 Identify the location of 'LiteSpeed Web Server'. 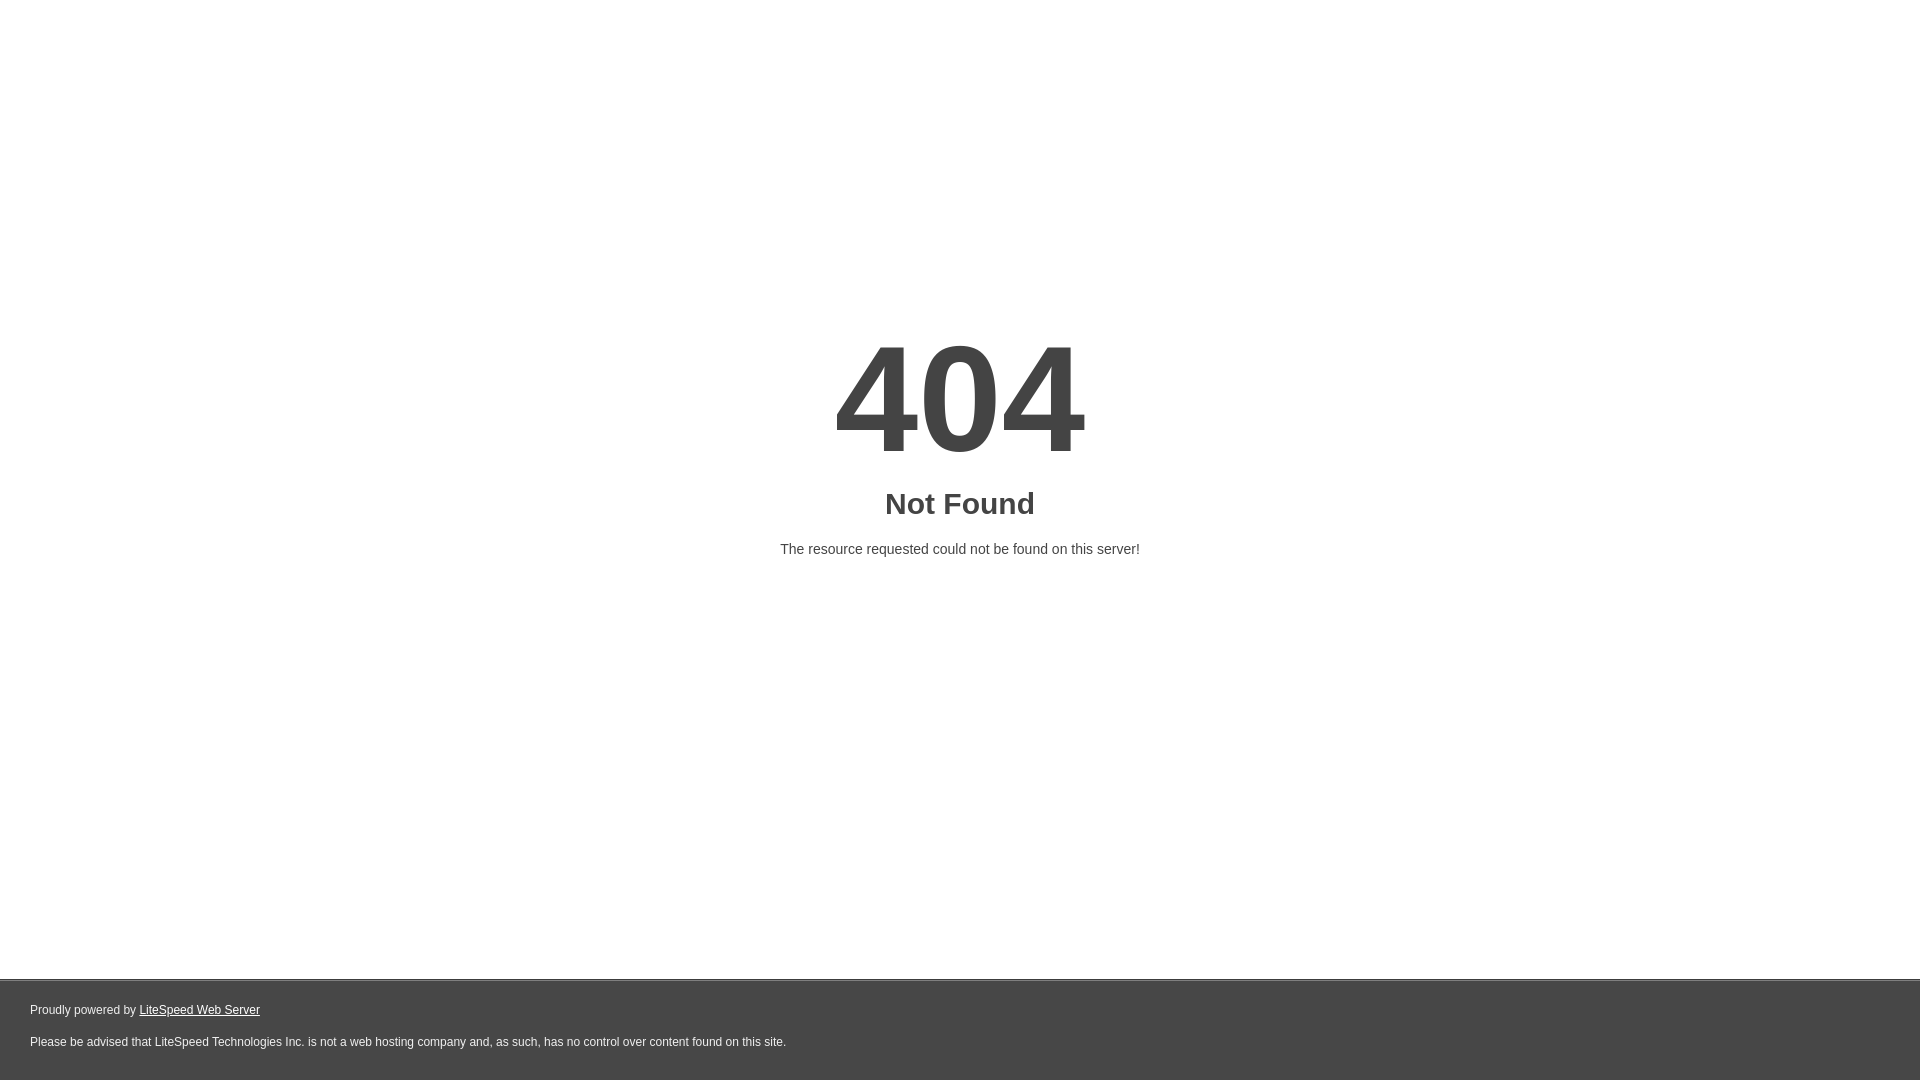
(199, 1010).